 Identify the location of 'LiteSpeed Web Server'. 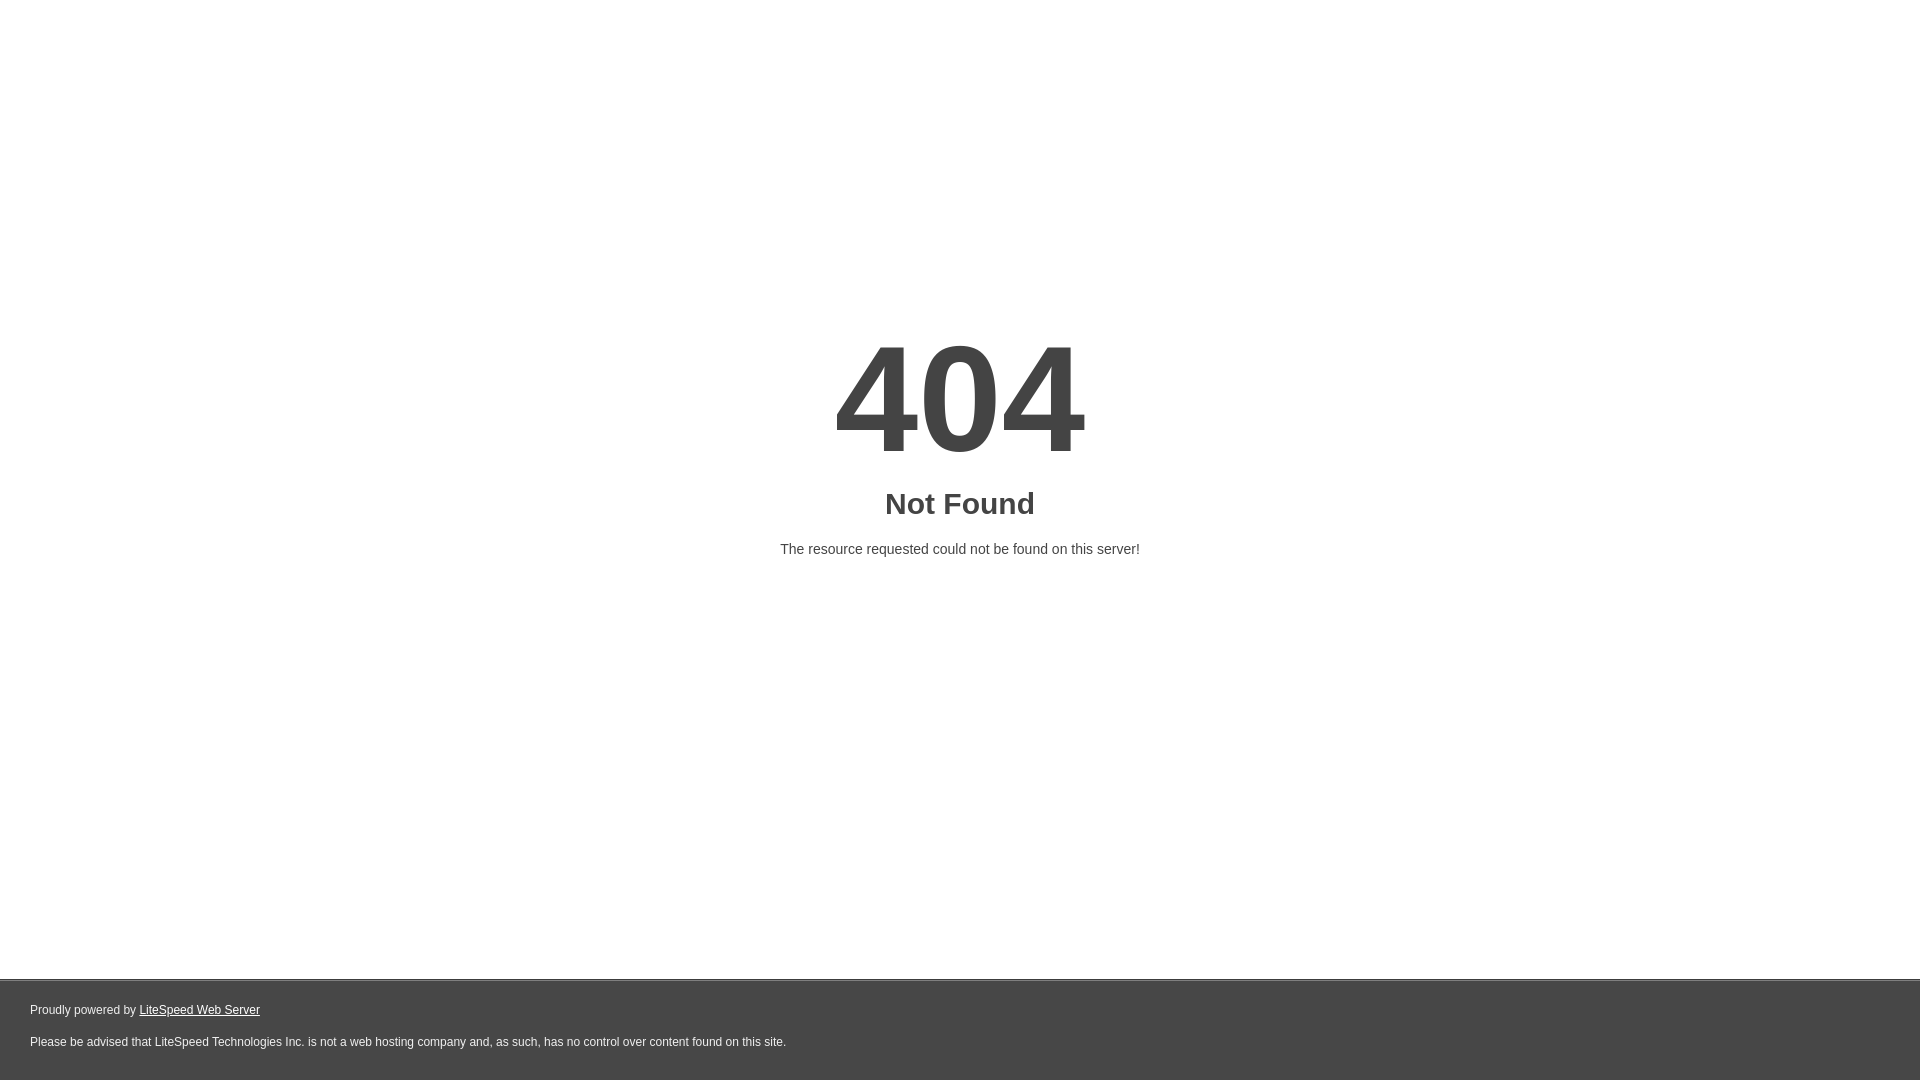
(199, 1010).